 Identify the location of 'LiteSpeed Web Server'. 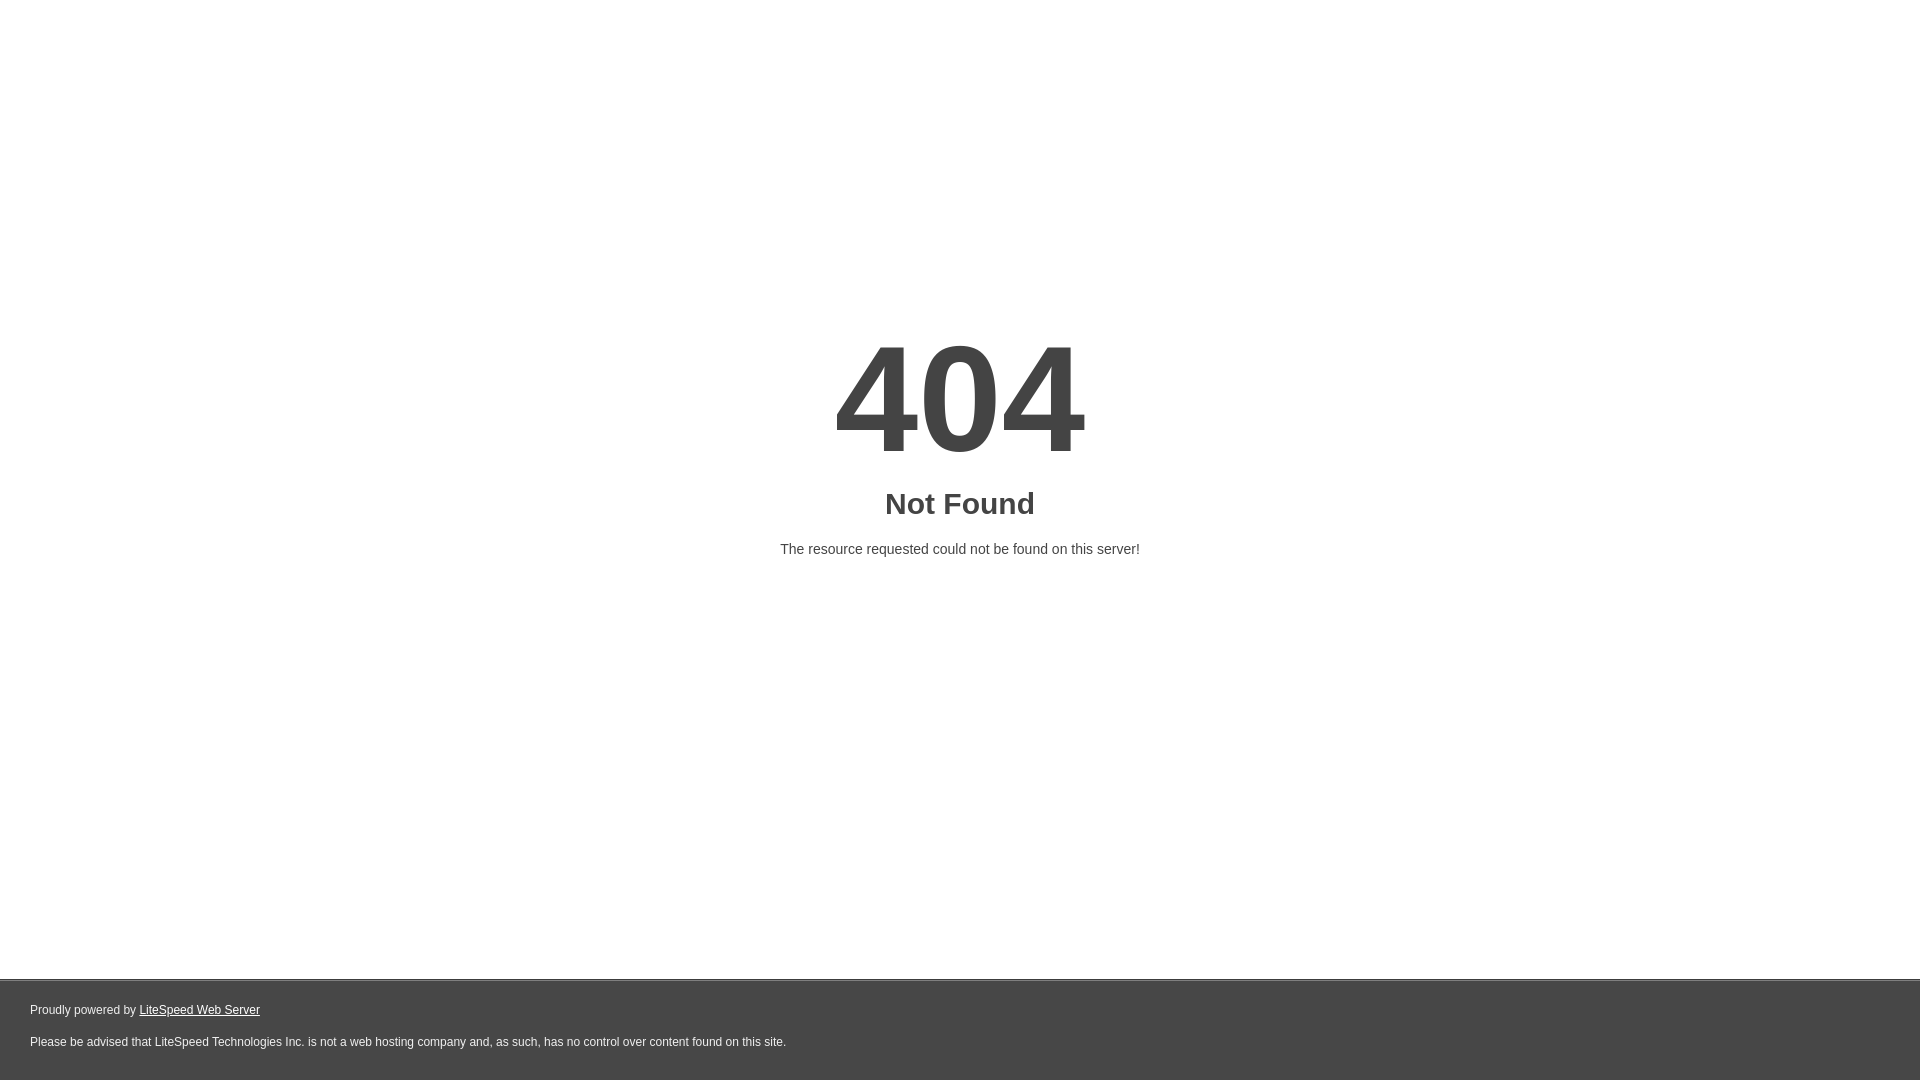
(199, 1010).